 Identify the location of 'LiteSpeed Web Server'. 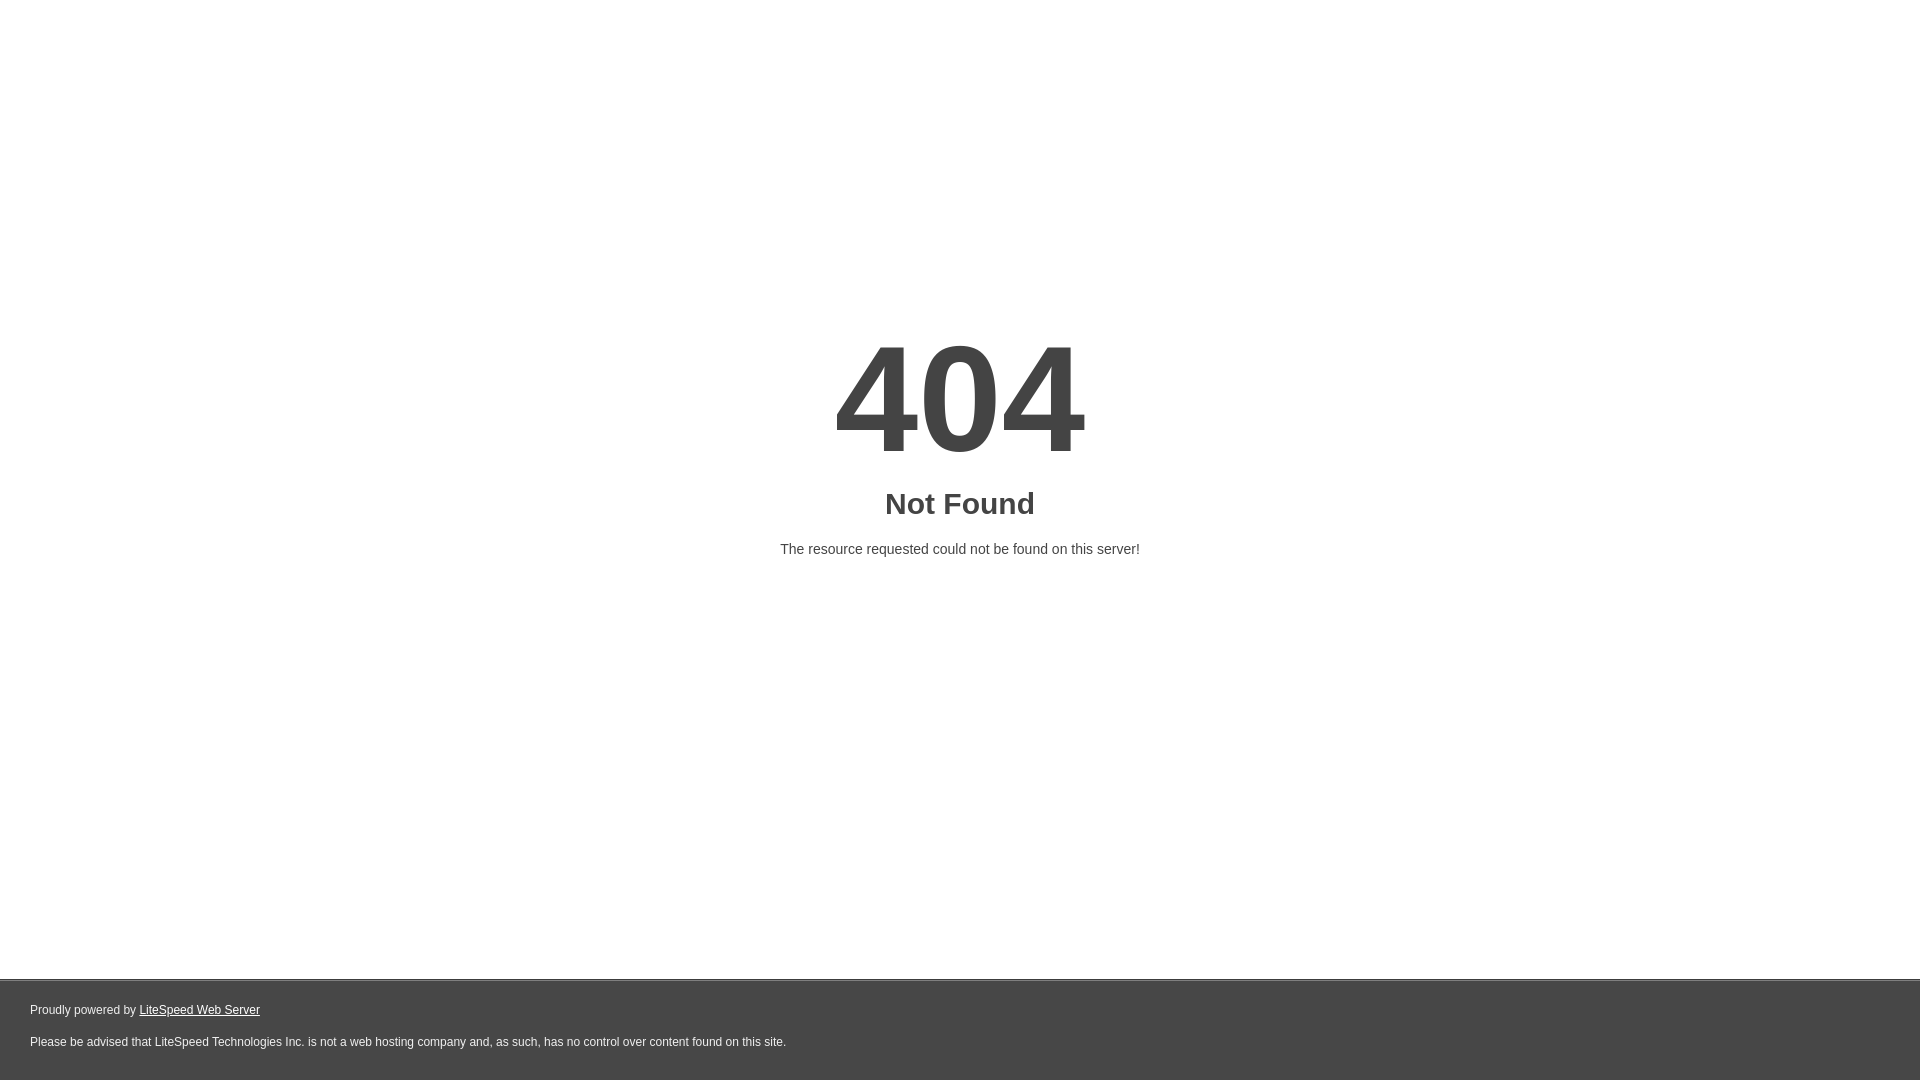
(199, 1010).